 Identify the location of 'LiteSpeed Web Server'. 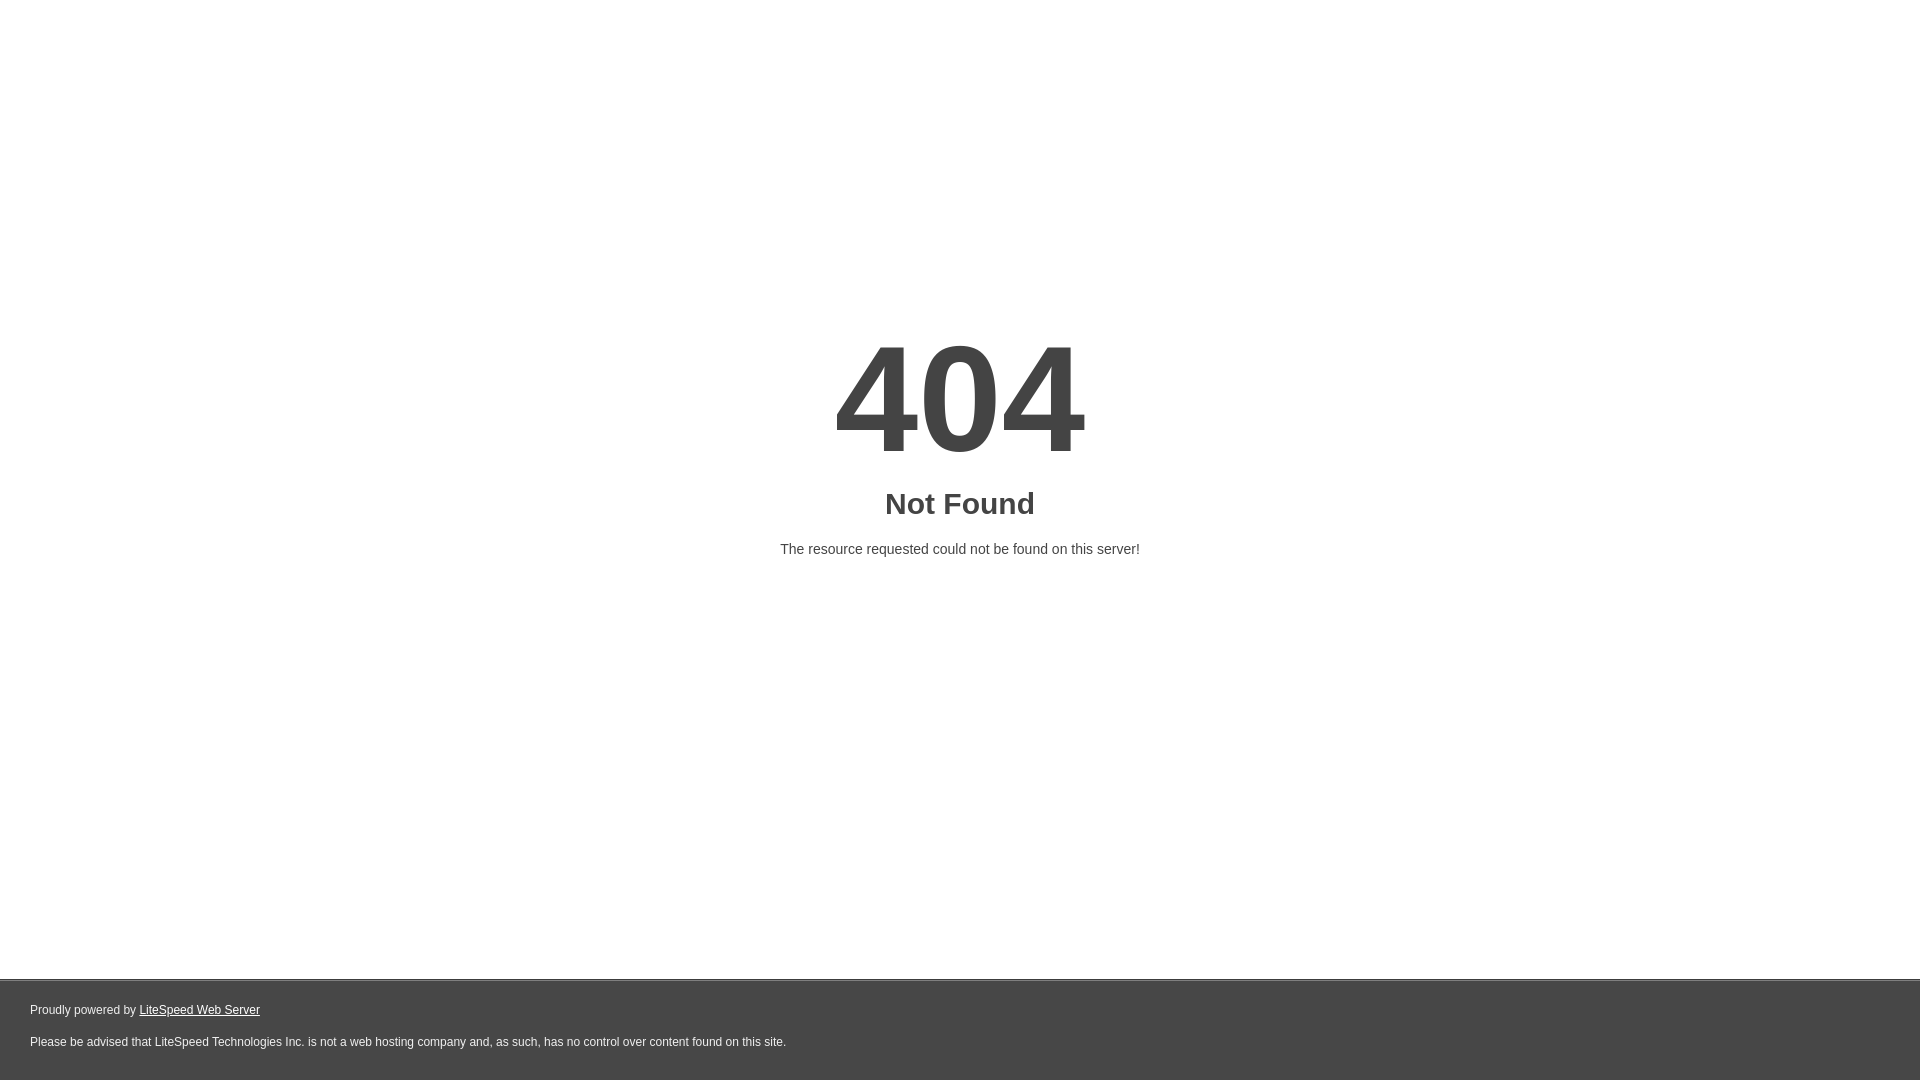
(199, 1010).